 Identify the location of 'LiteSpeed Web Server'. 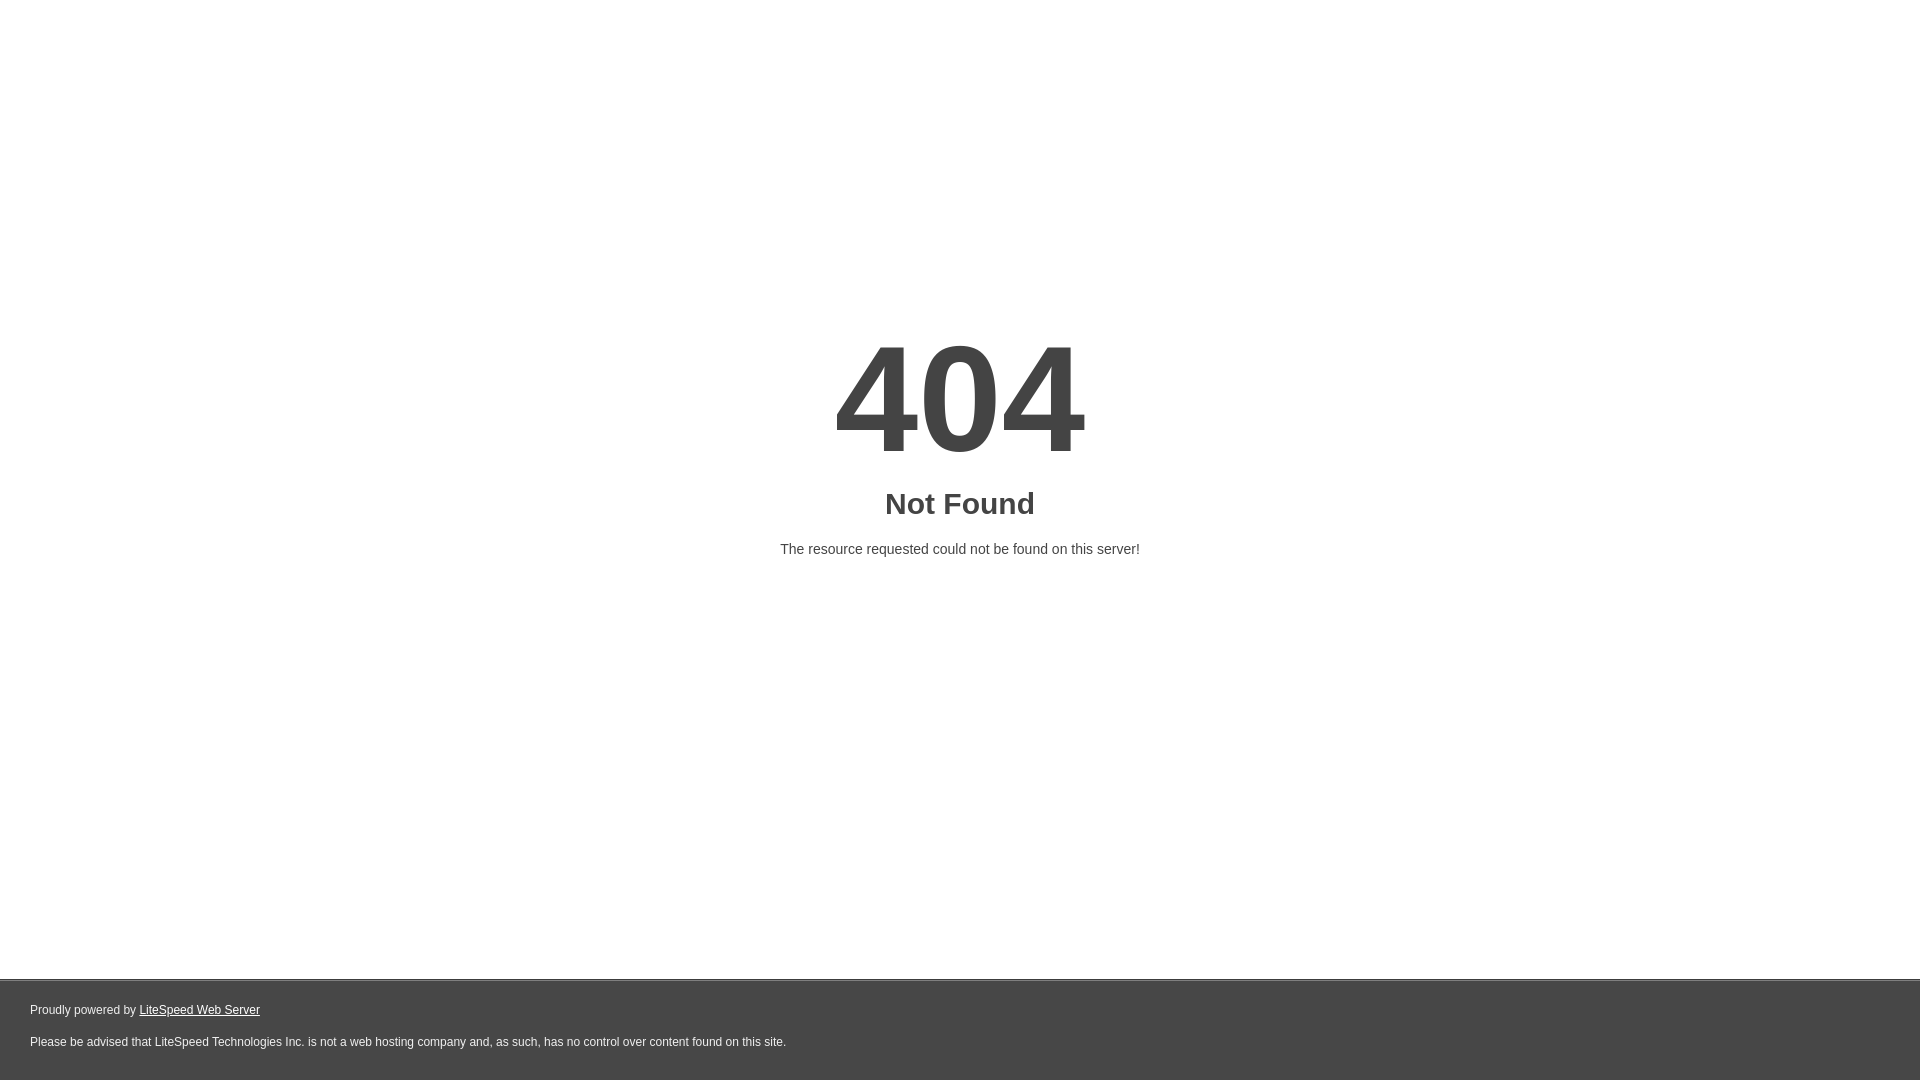
(199, 1010).